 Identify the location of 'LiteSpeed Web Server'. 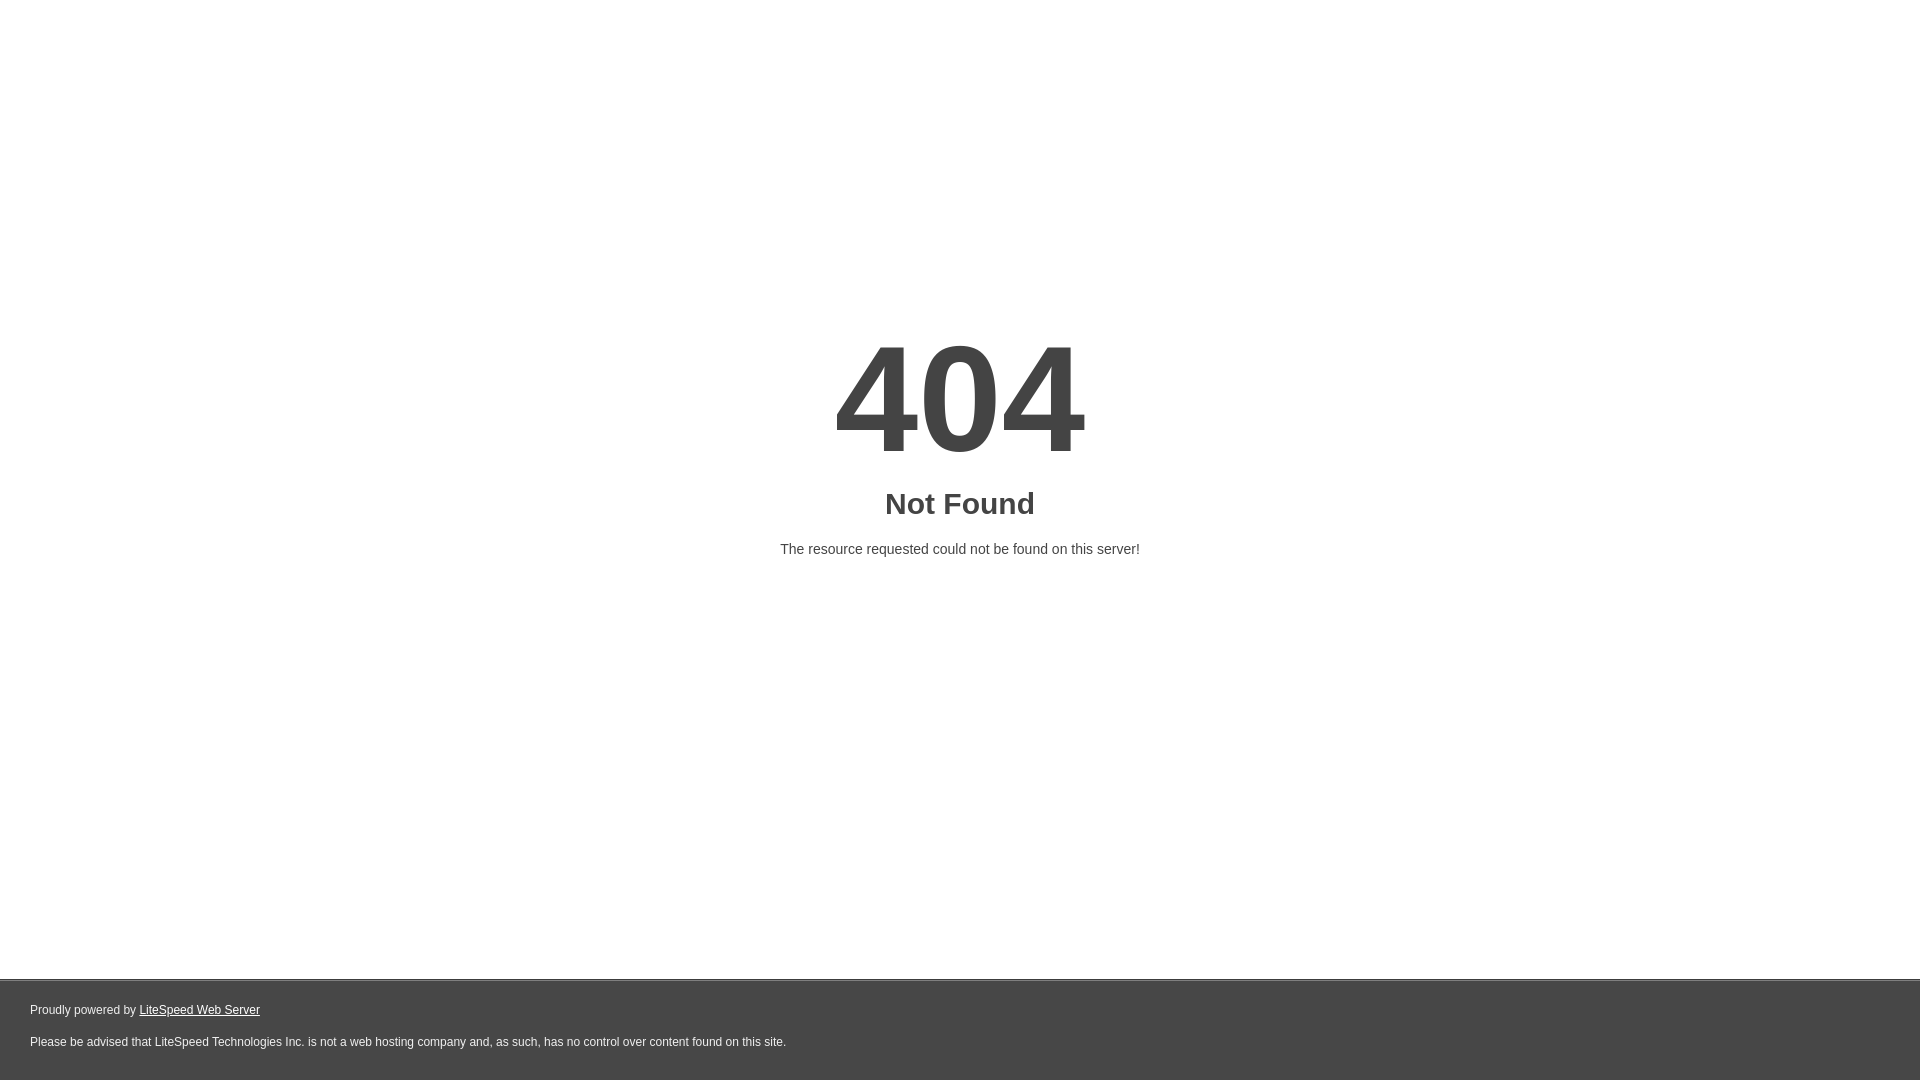
(199, 1010).